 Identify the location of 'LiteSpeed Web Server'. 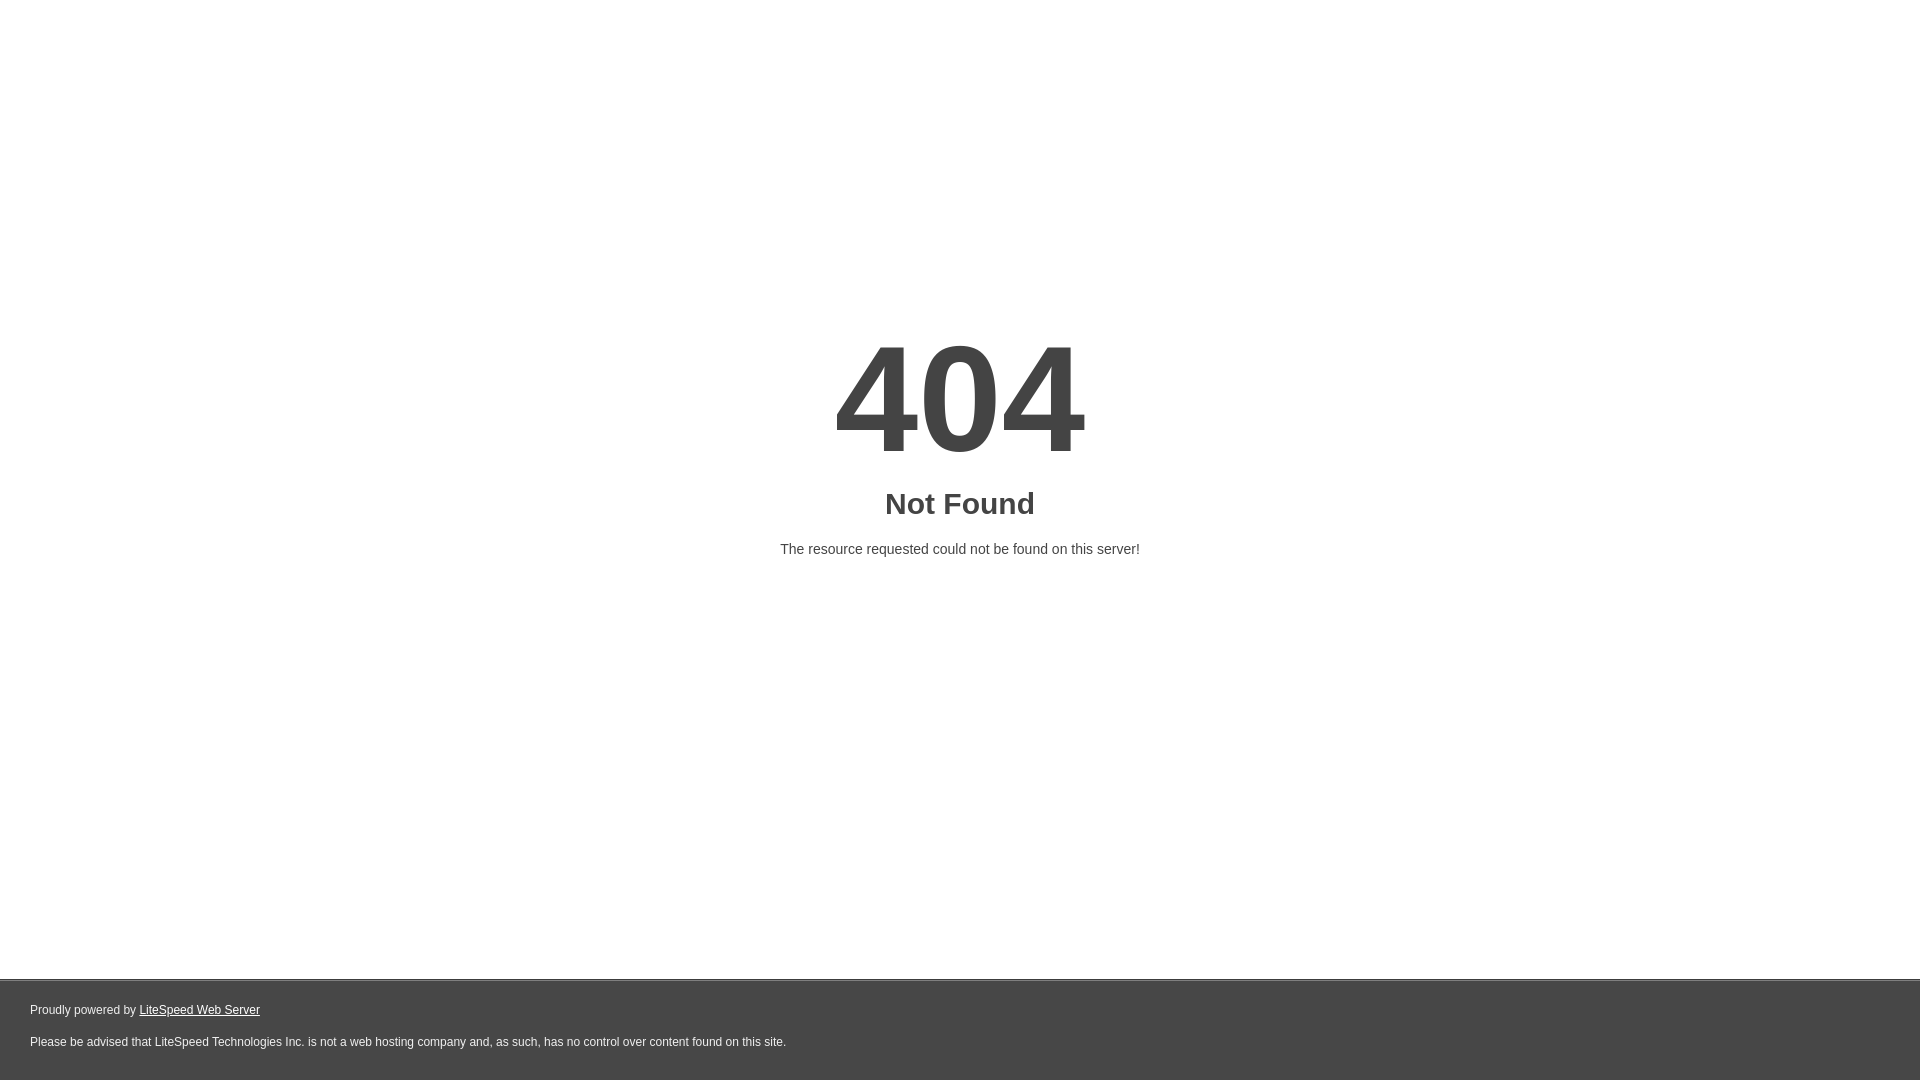
(199, 1010).